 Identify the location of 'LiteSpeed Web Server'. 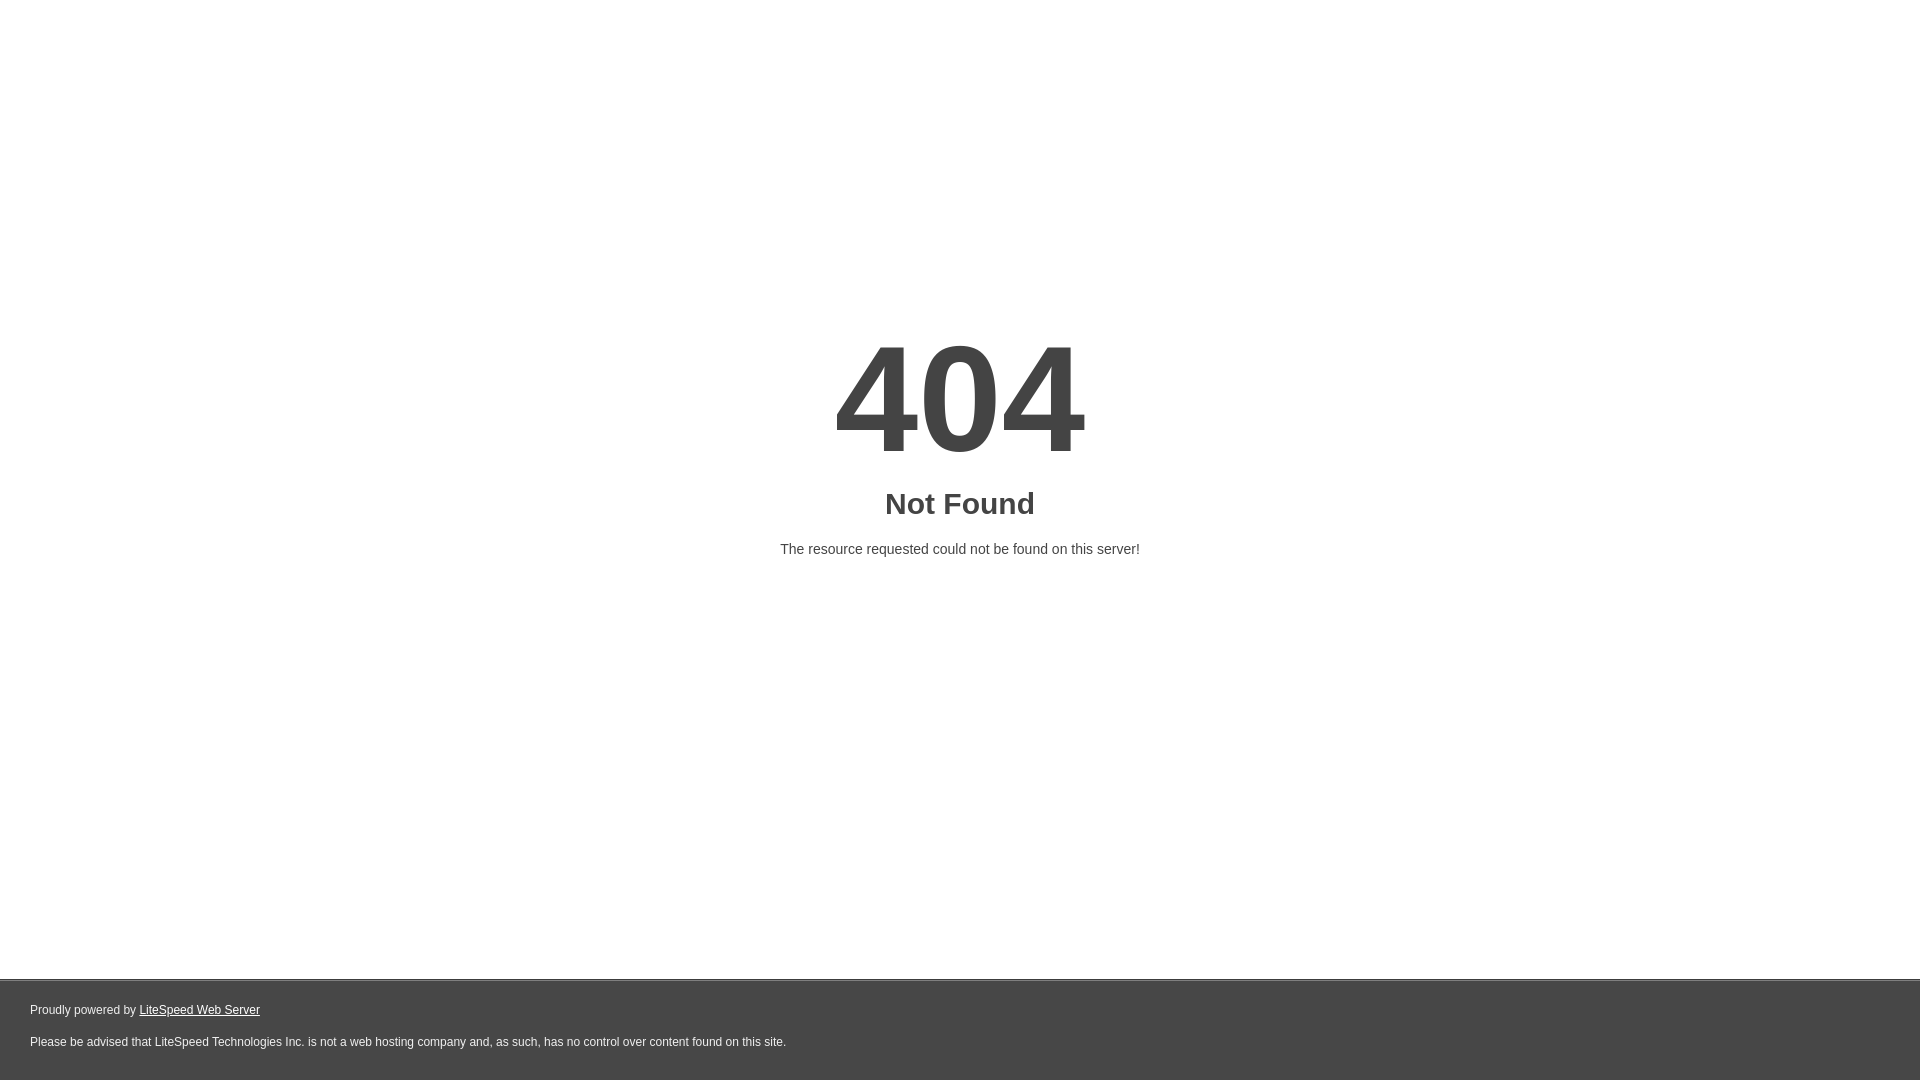
(199, 1010).